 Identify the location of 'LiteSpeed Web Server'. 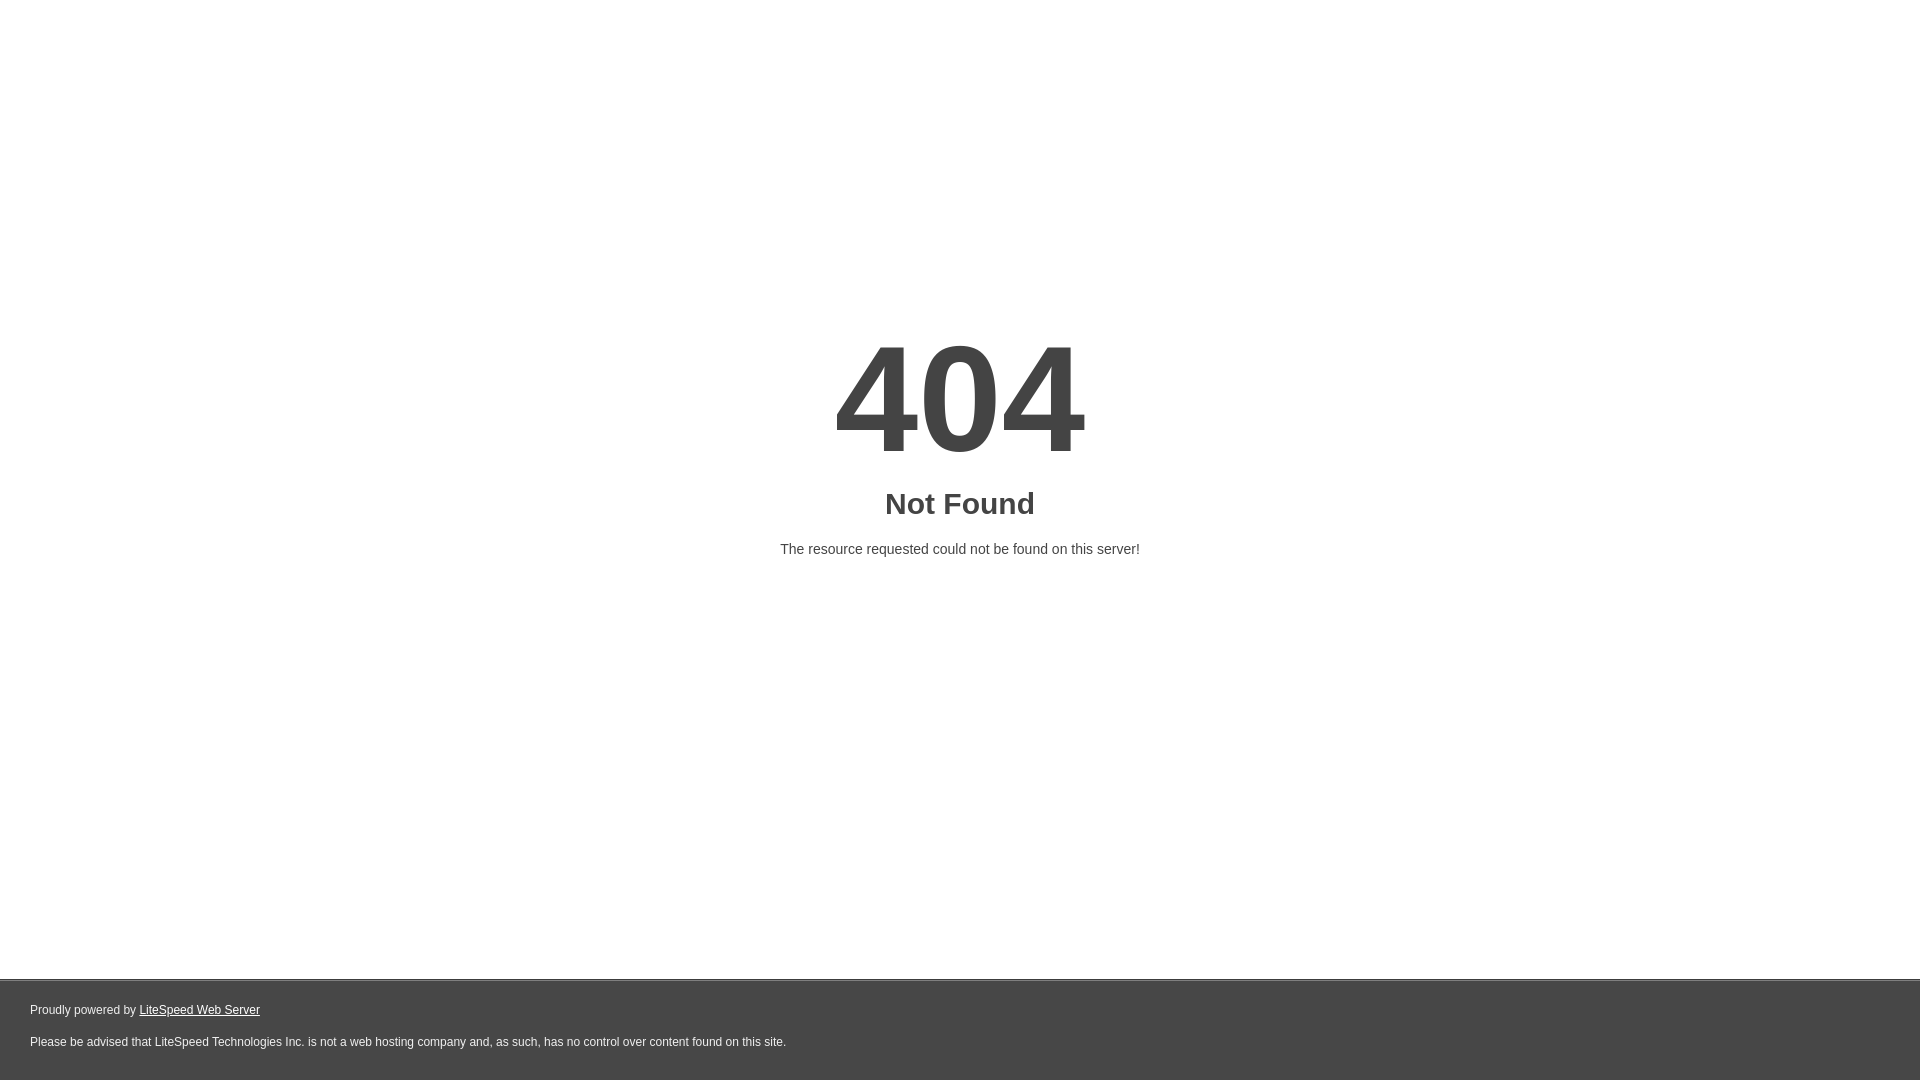
(199, 1010).